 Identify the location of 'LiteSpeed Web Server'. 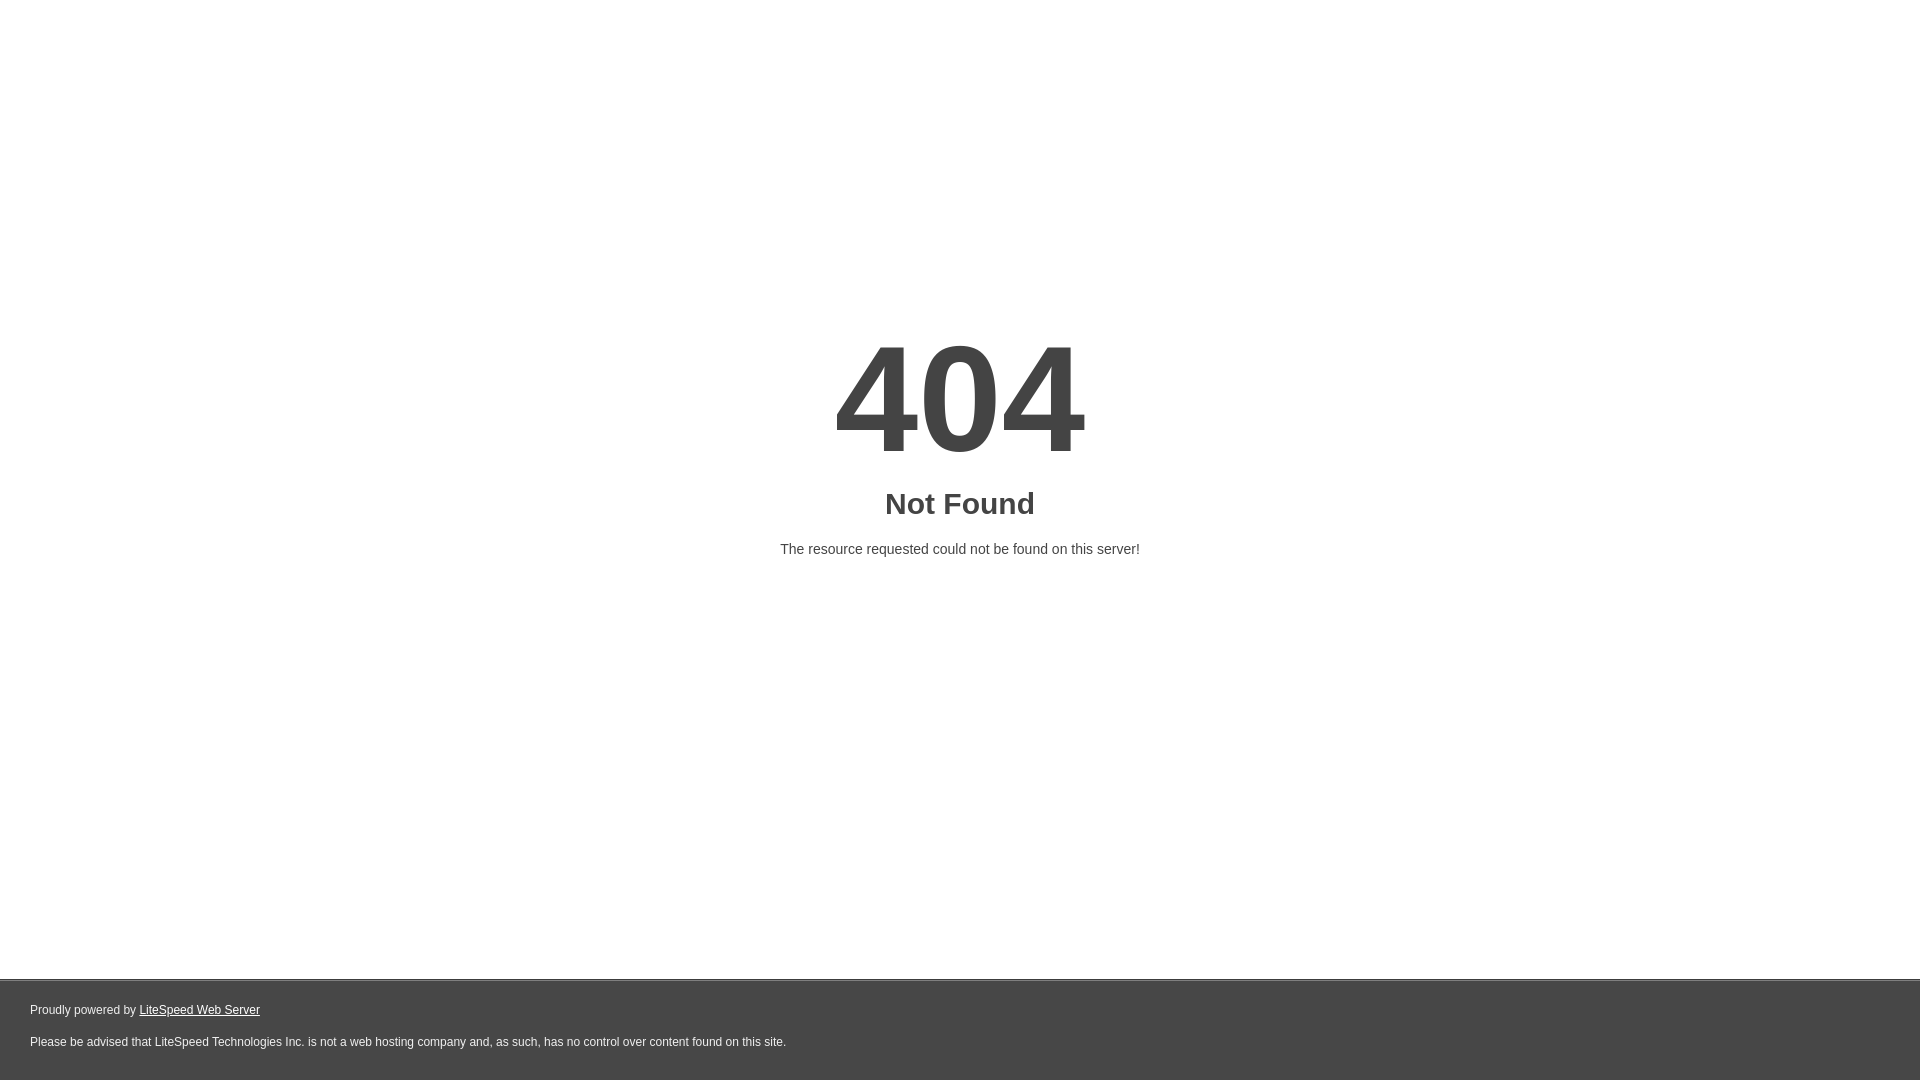
(199, 1010).